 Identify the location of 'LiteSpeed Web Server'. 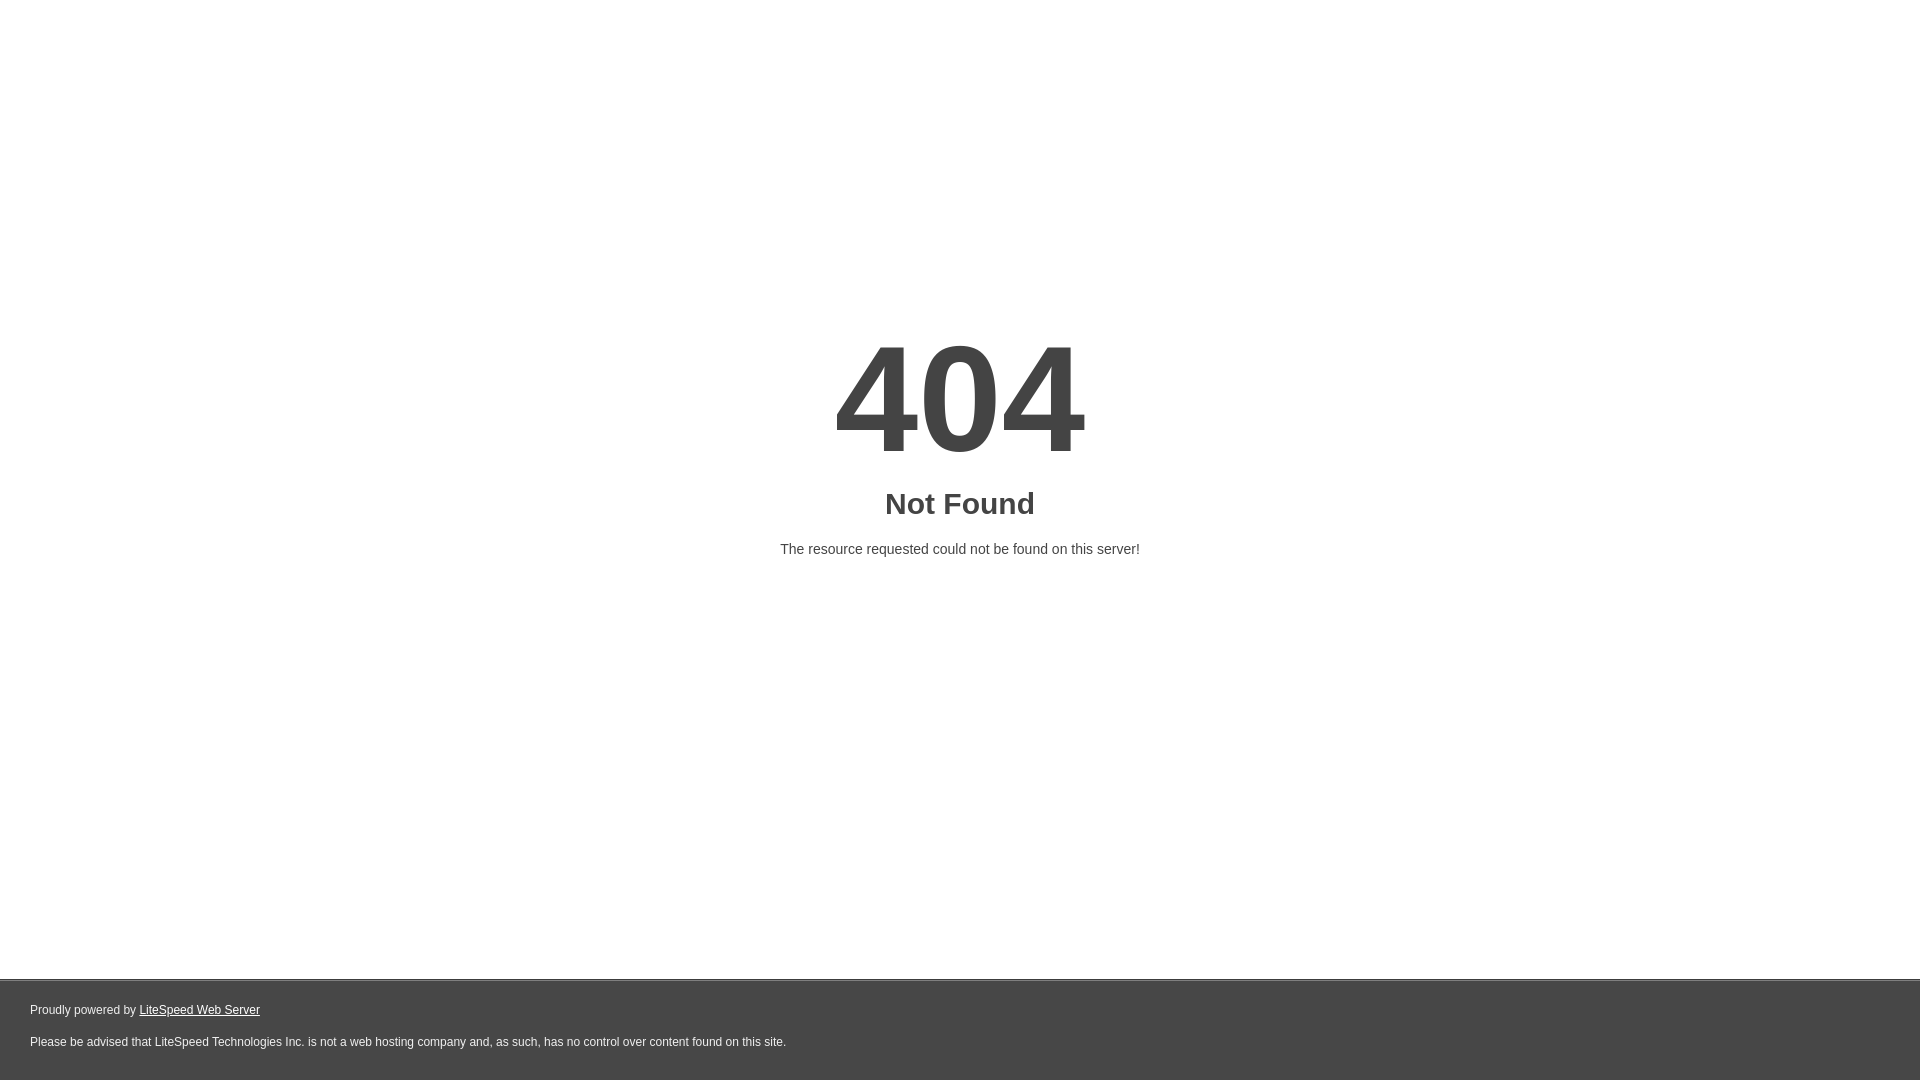
(199, 1010).